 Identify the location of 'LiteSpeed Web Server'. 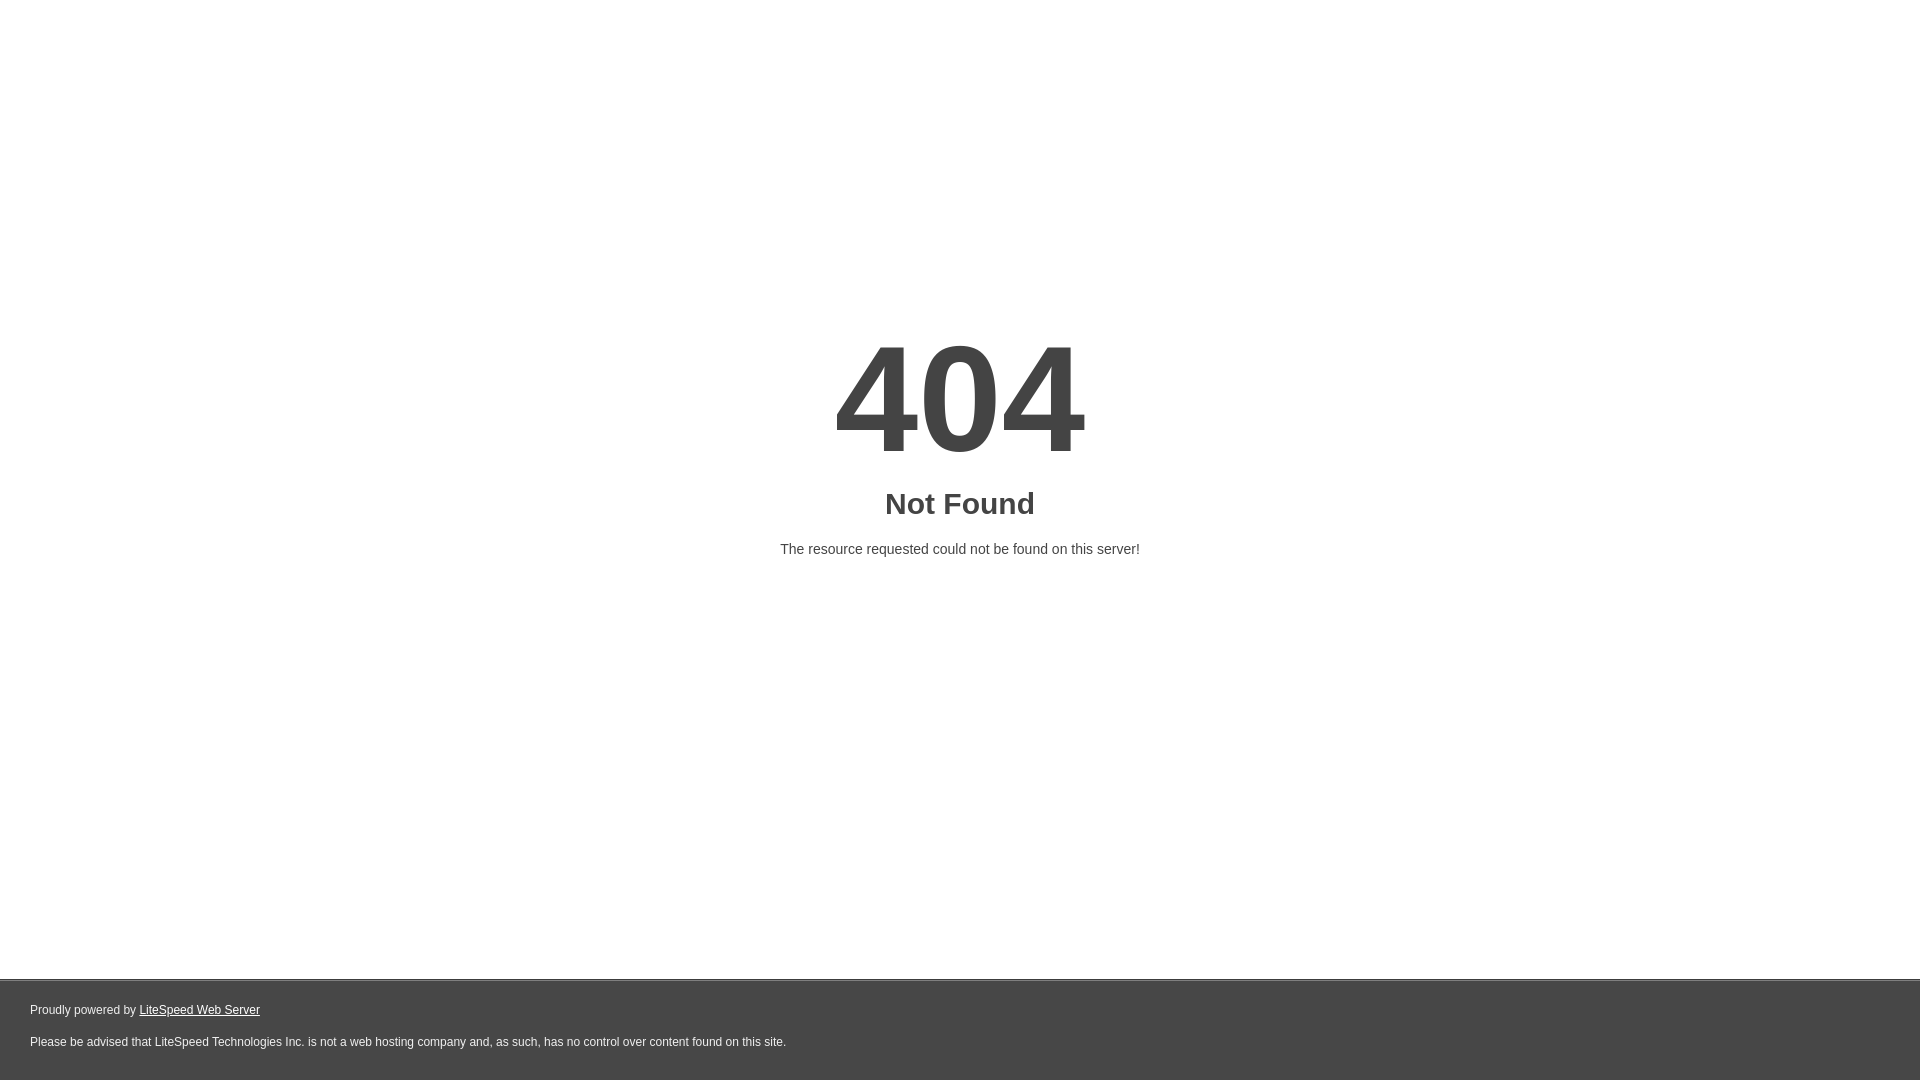
(199, 1010).